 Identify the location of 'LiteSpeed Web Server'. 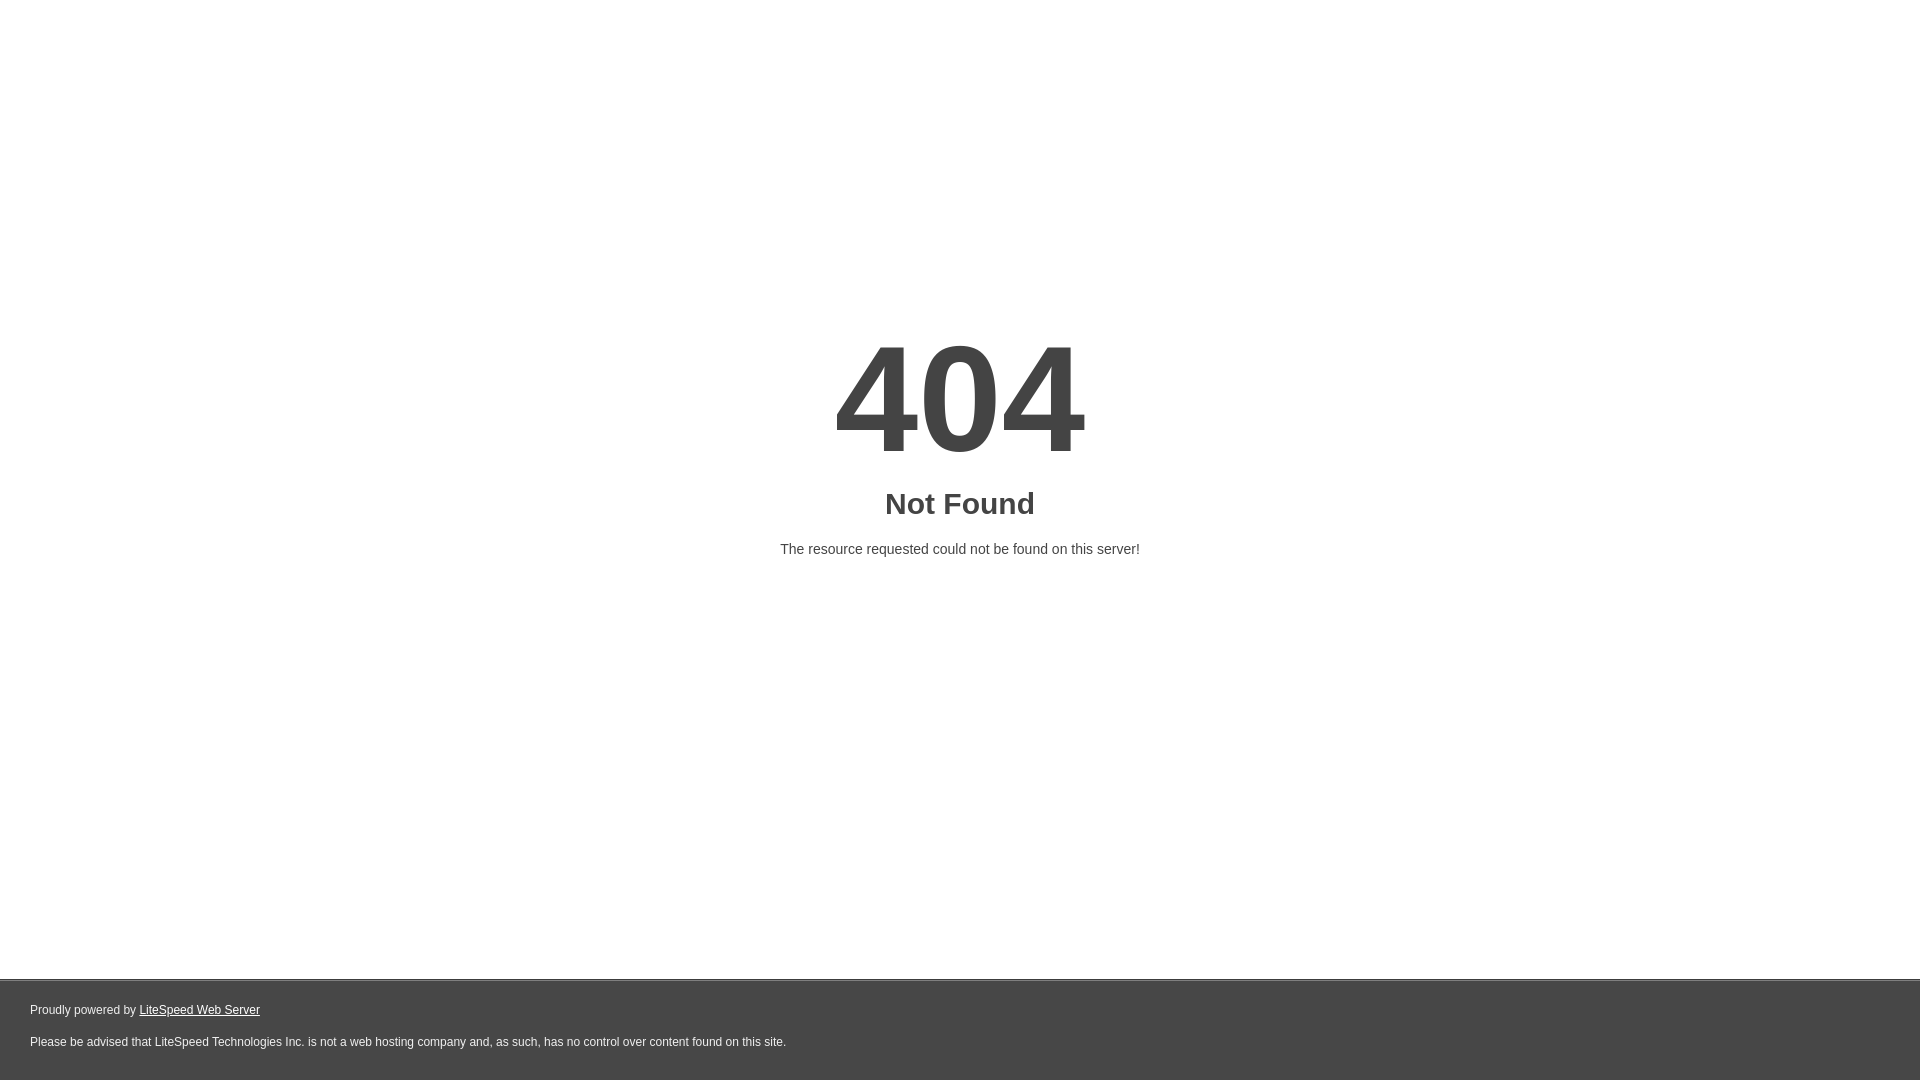
(199, 1010).